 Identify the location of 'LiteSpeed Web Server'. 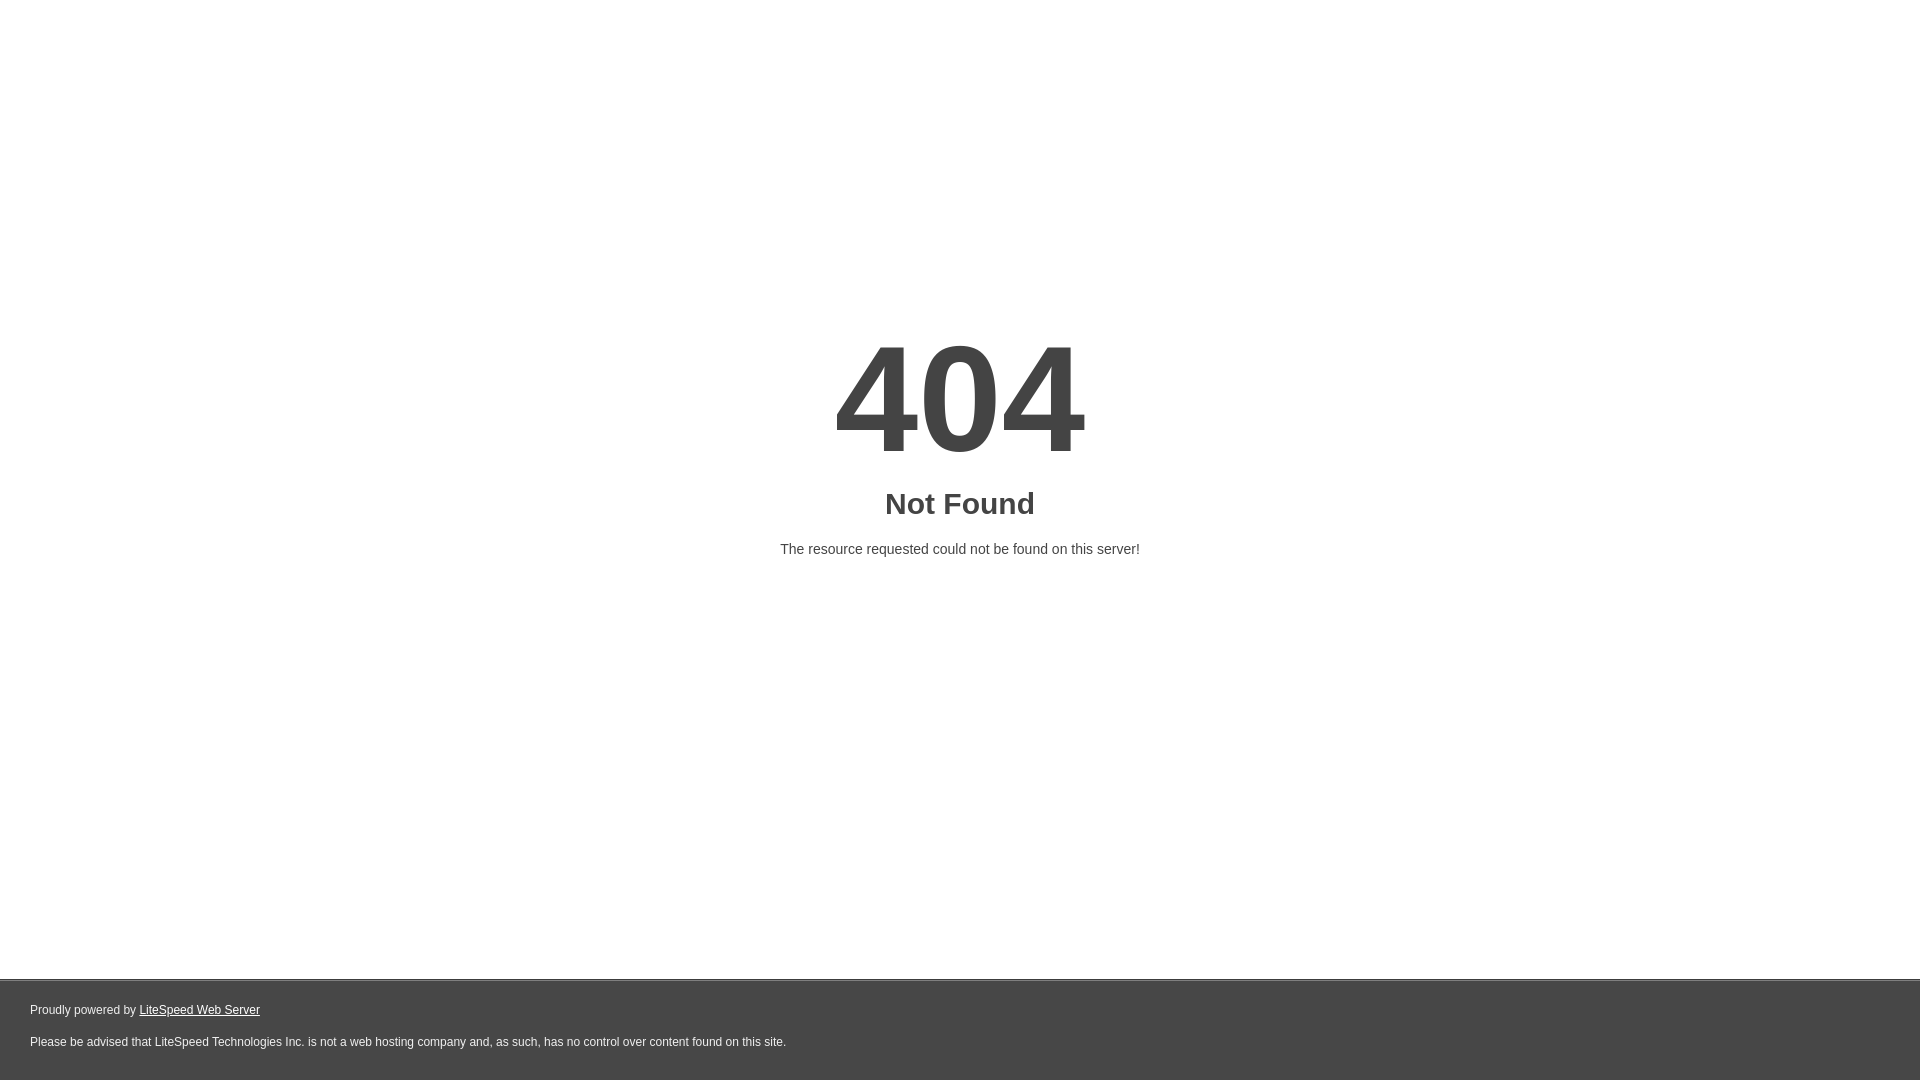
(199, 1010).